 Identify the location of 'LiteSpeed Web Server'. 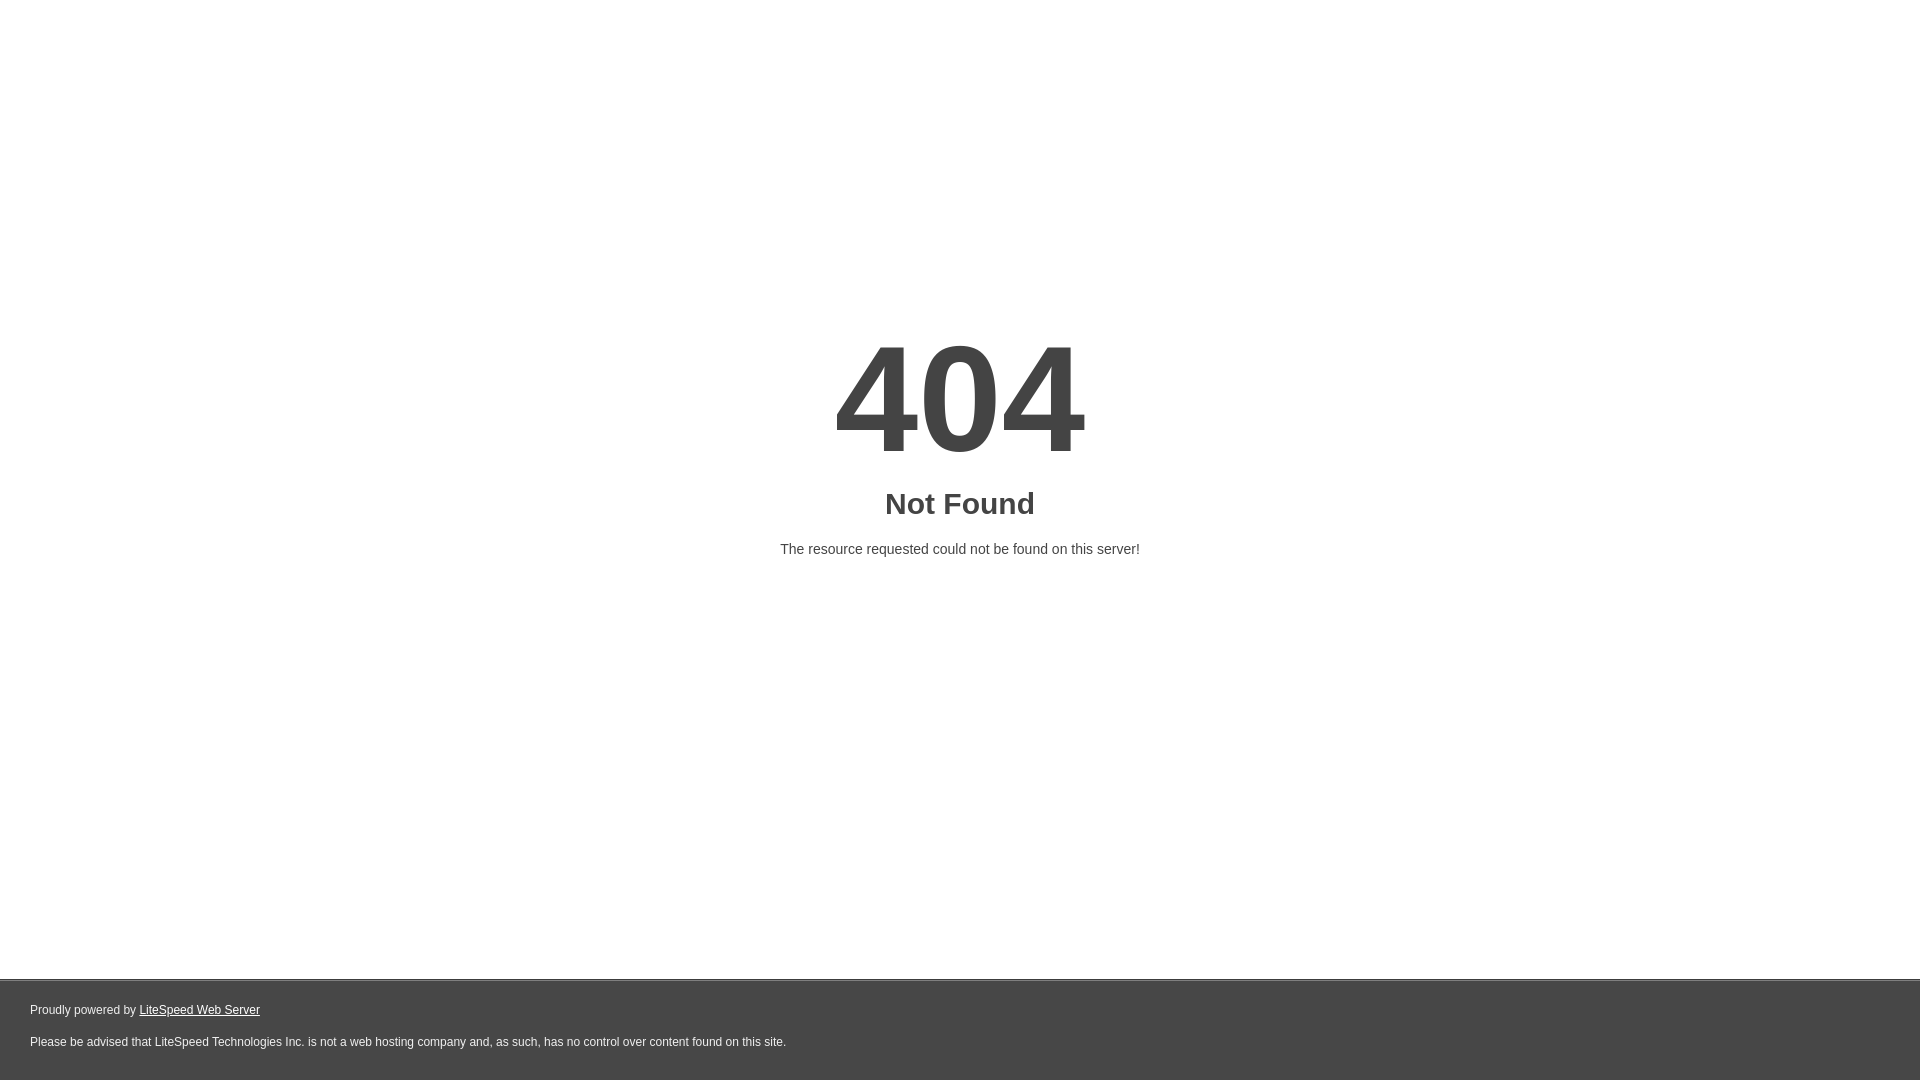
(199, 1010).